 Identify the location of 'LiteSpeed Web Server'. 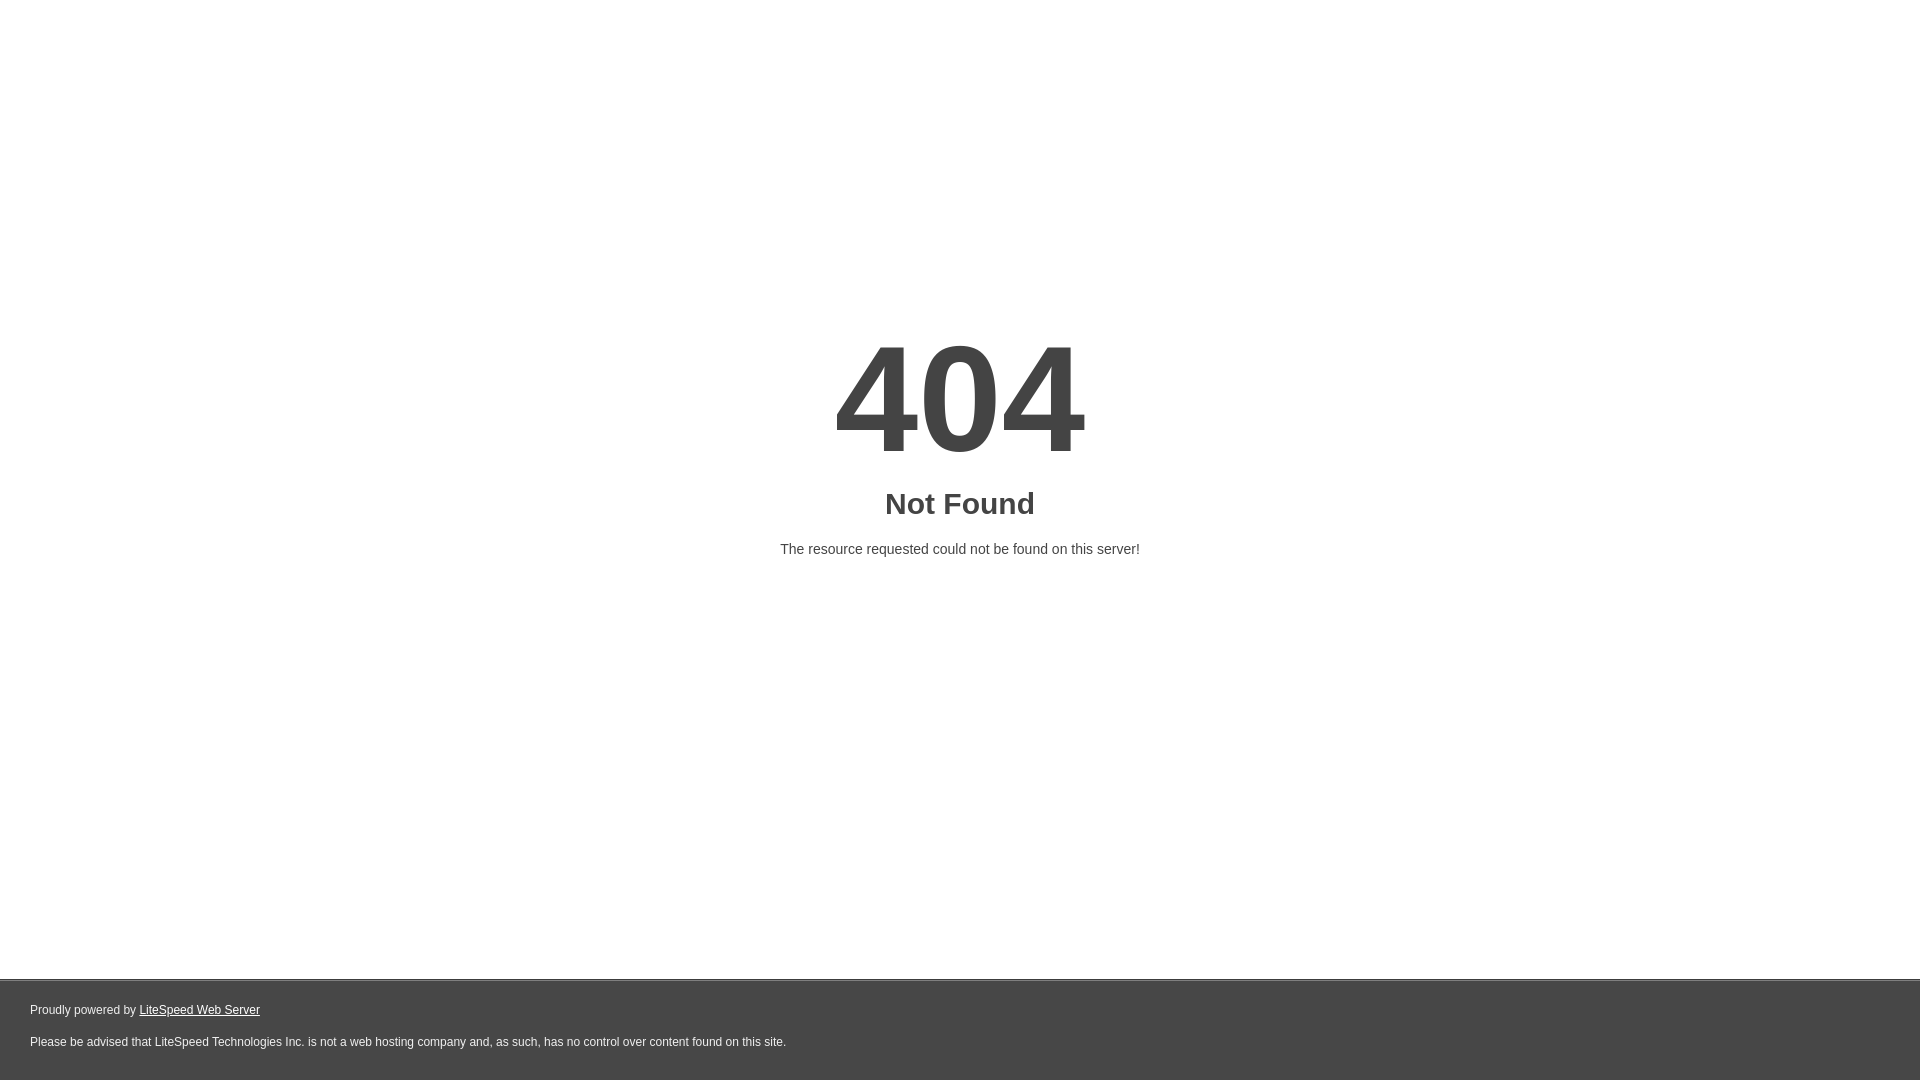
(199, 1010).